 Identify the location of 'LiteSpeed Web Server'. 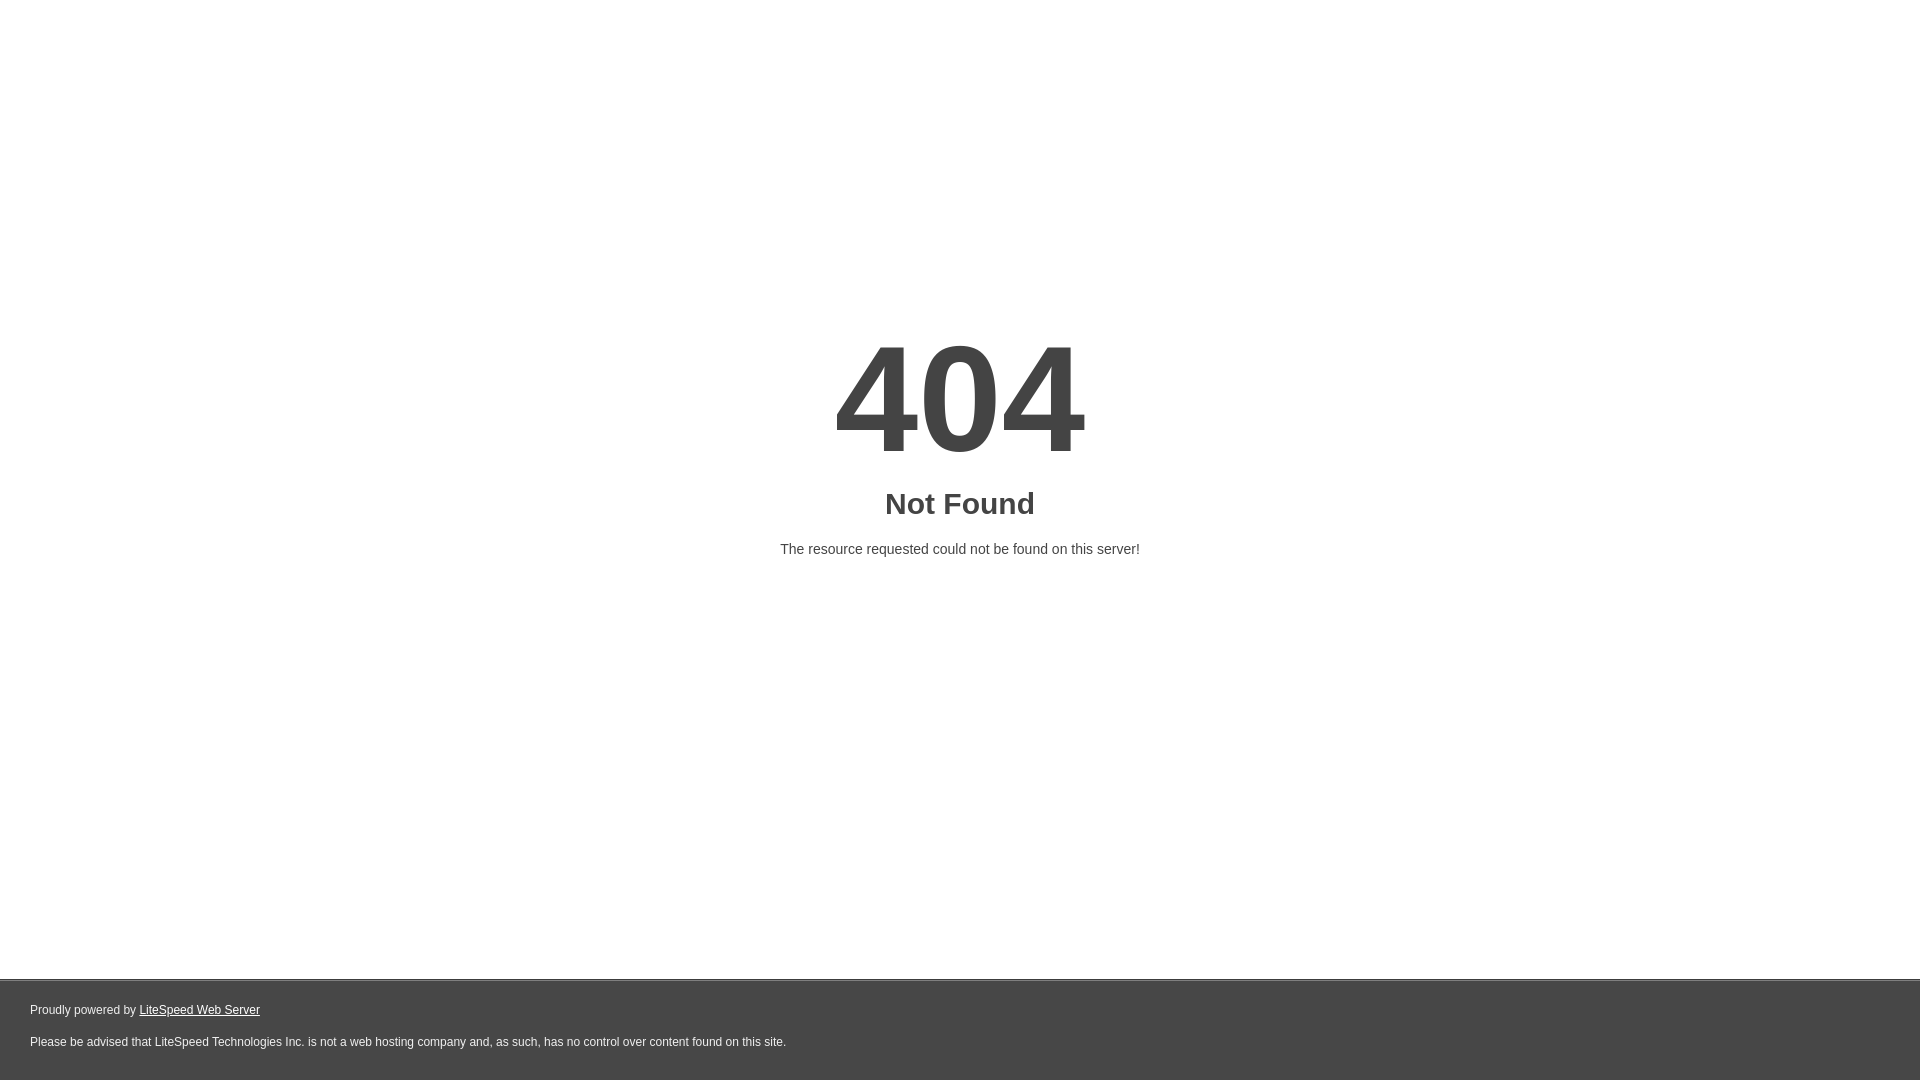
(199, 1010).